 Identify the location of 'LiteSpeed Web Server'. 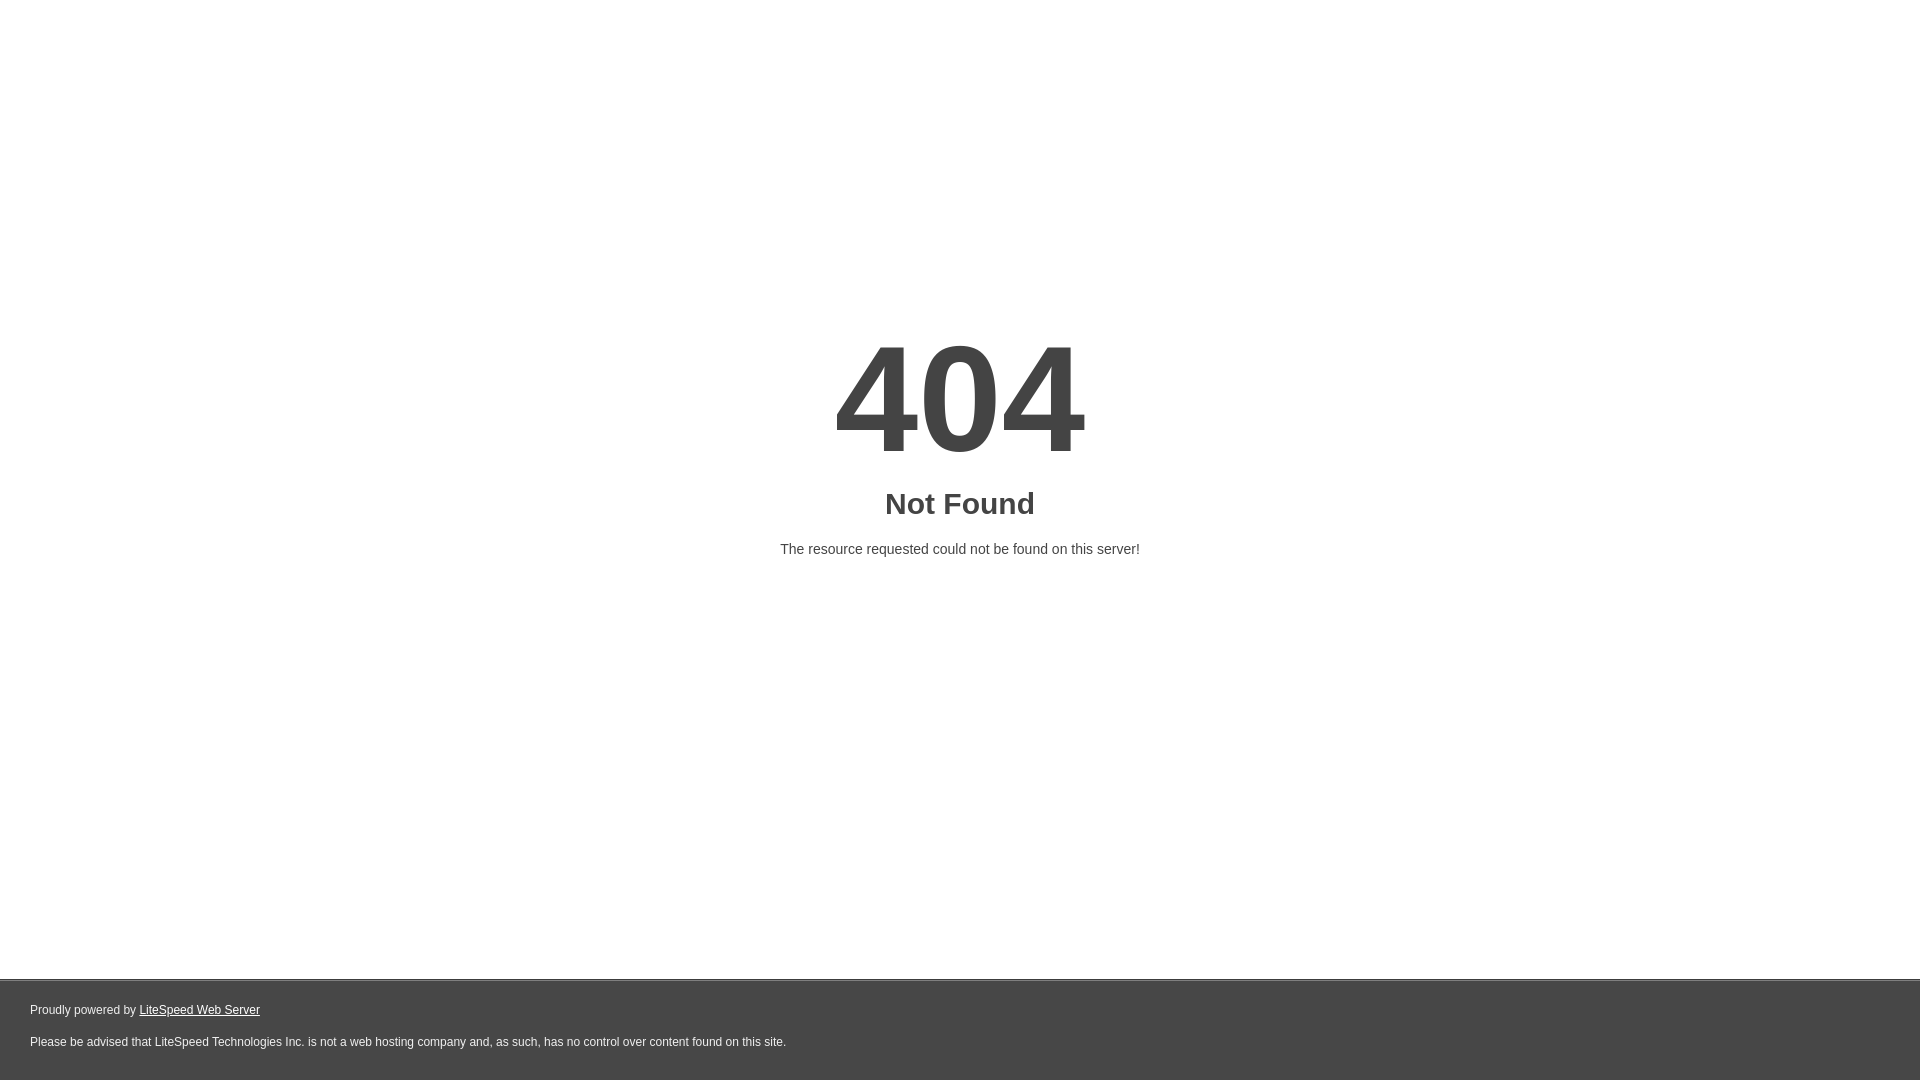
(199, 1010).